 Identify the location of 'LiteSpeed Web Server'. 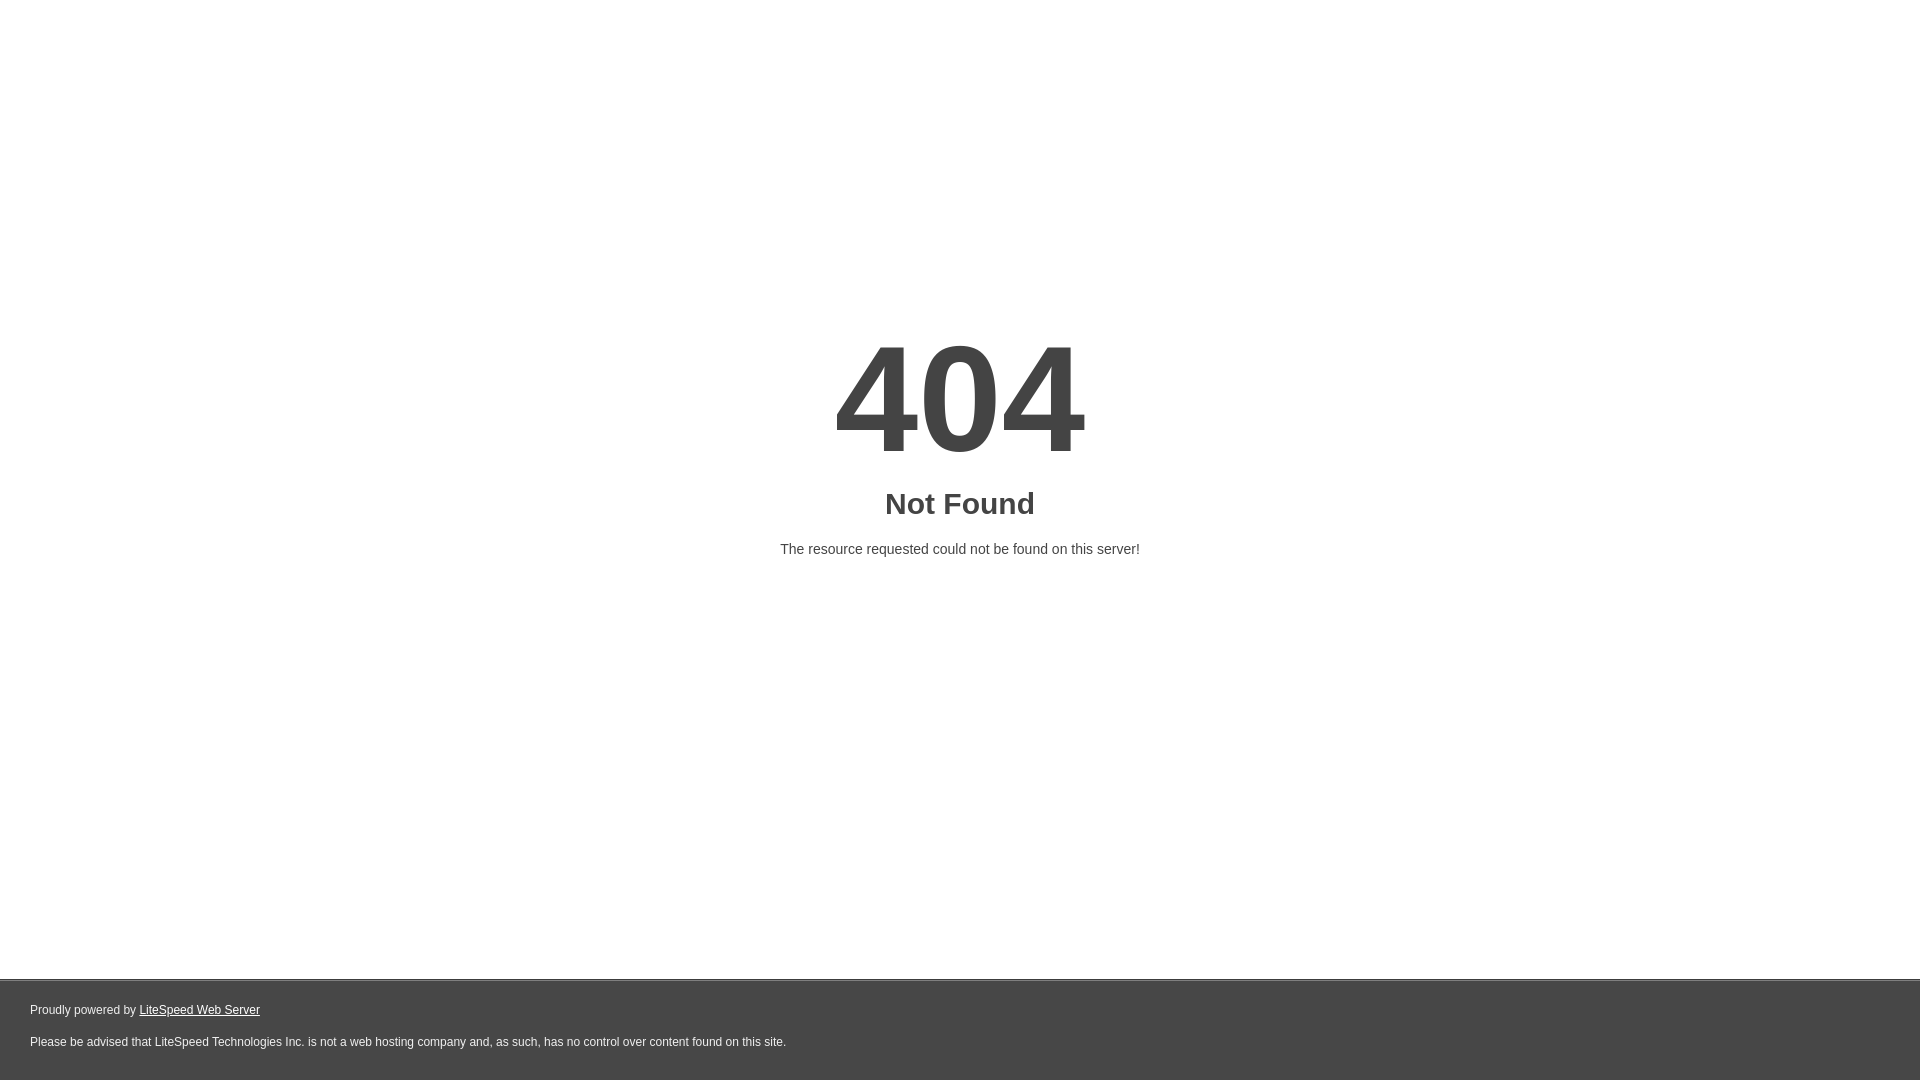
(199, 1010).